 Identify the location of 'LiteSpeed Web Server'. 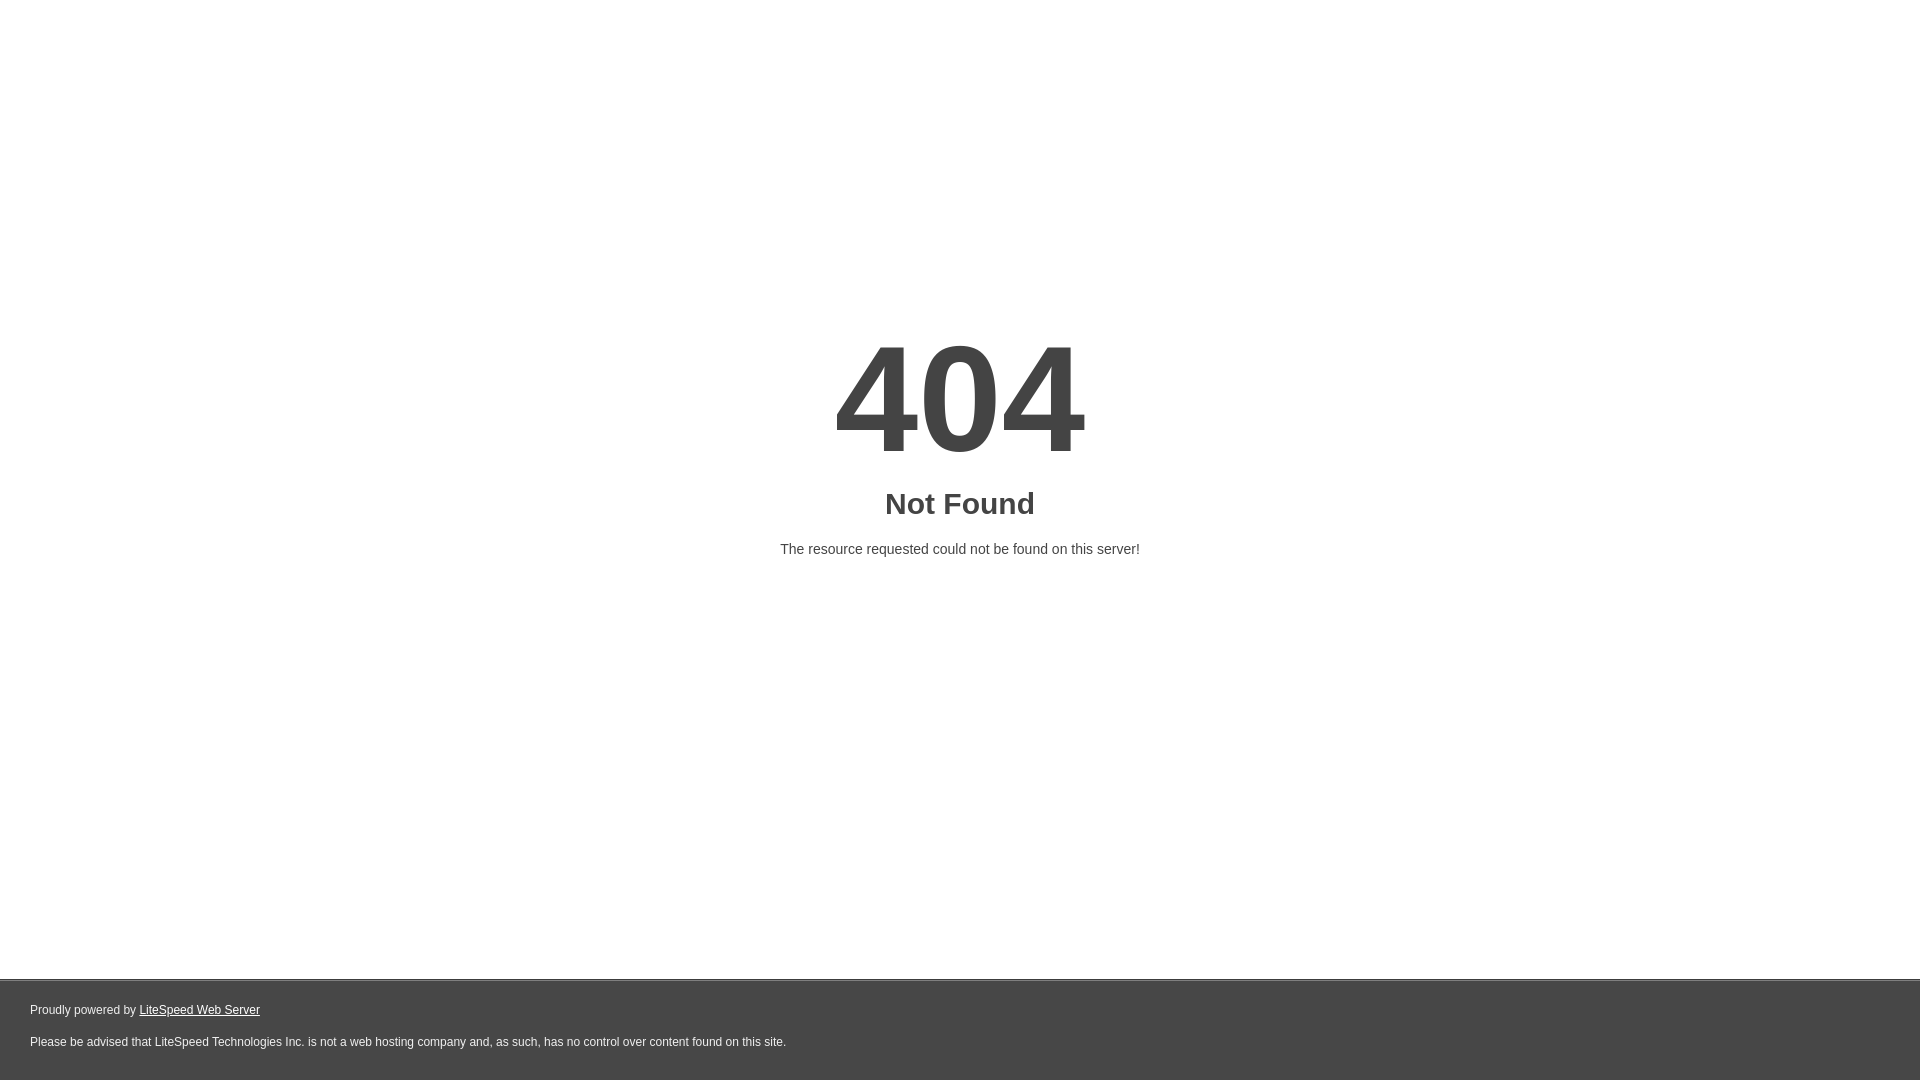
(199, 1010).